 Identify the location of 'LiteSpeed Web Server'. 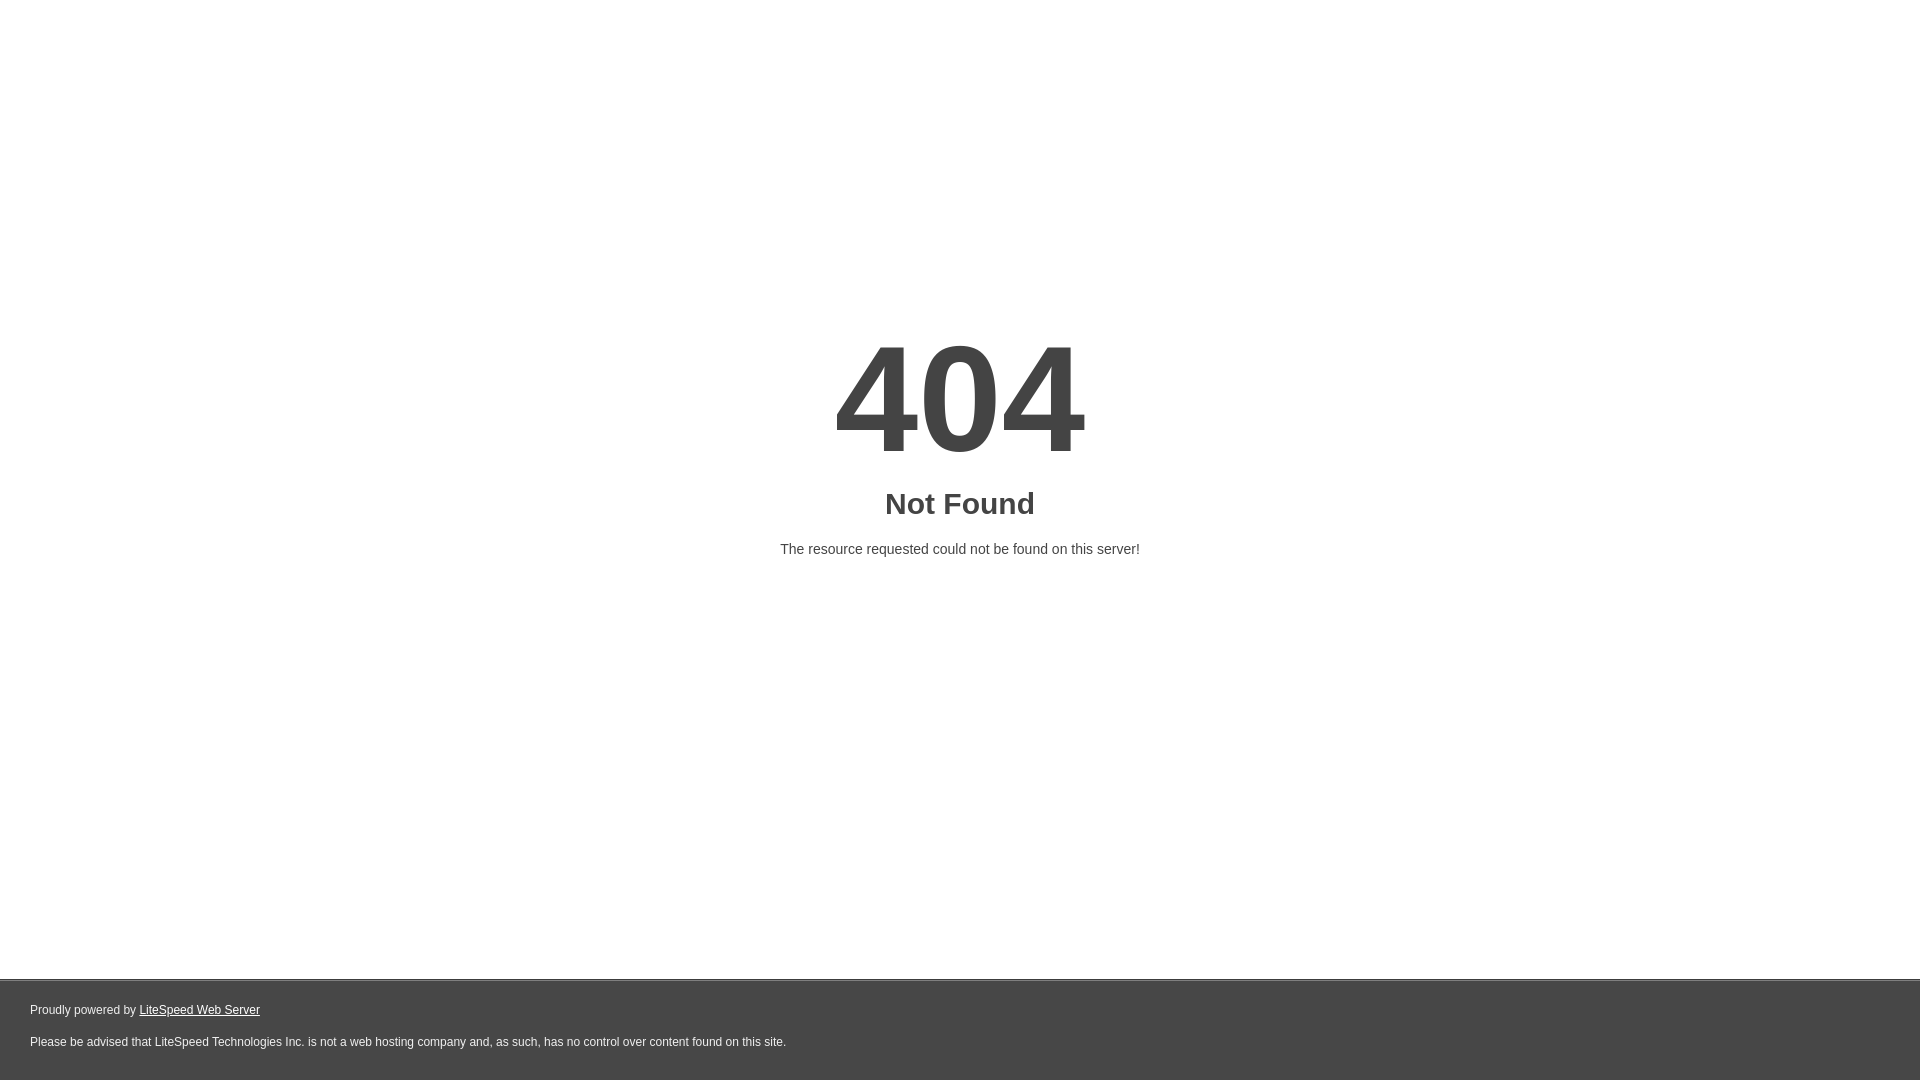
(199, 1010).